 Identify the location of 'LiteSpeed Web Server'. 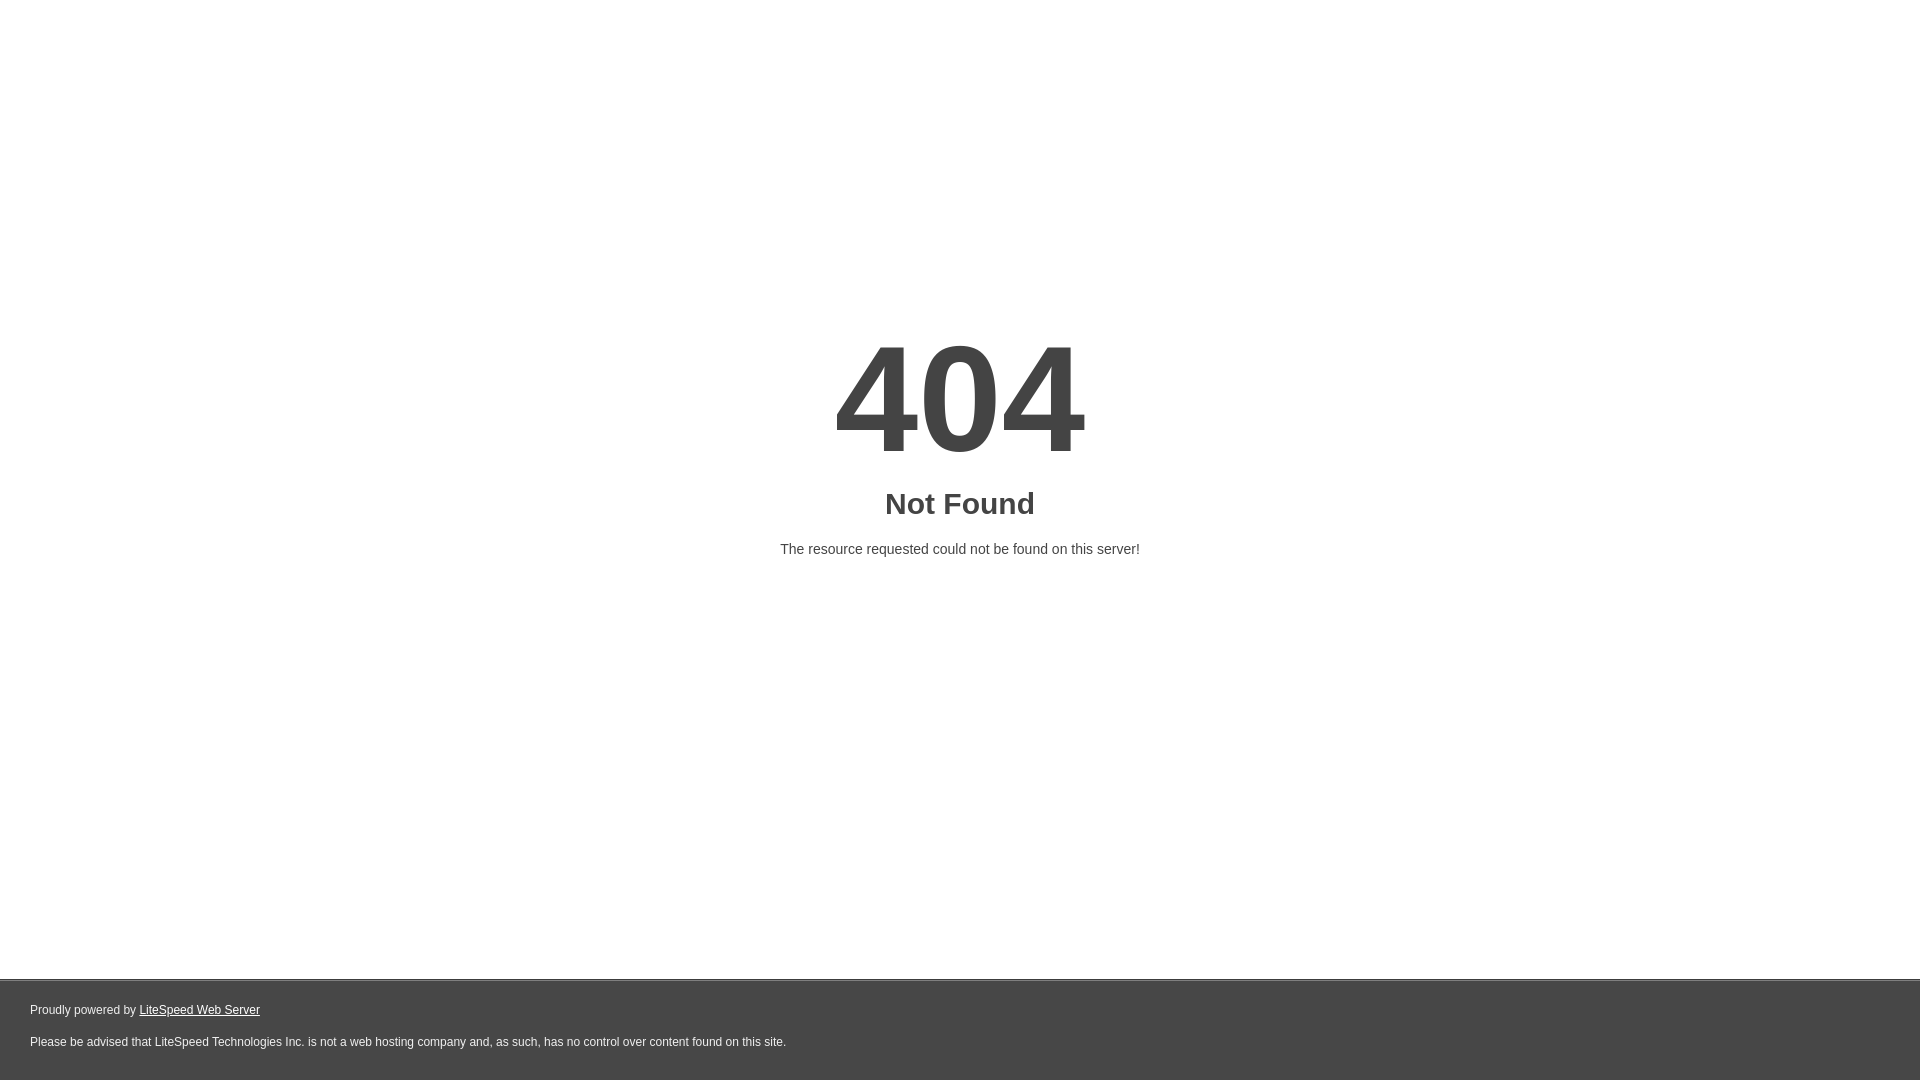
(199, 1010).